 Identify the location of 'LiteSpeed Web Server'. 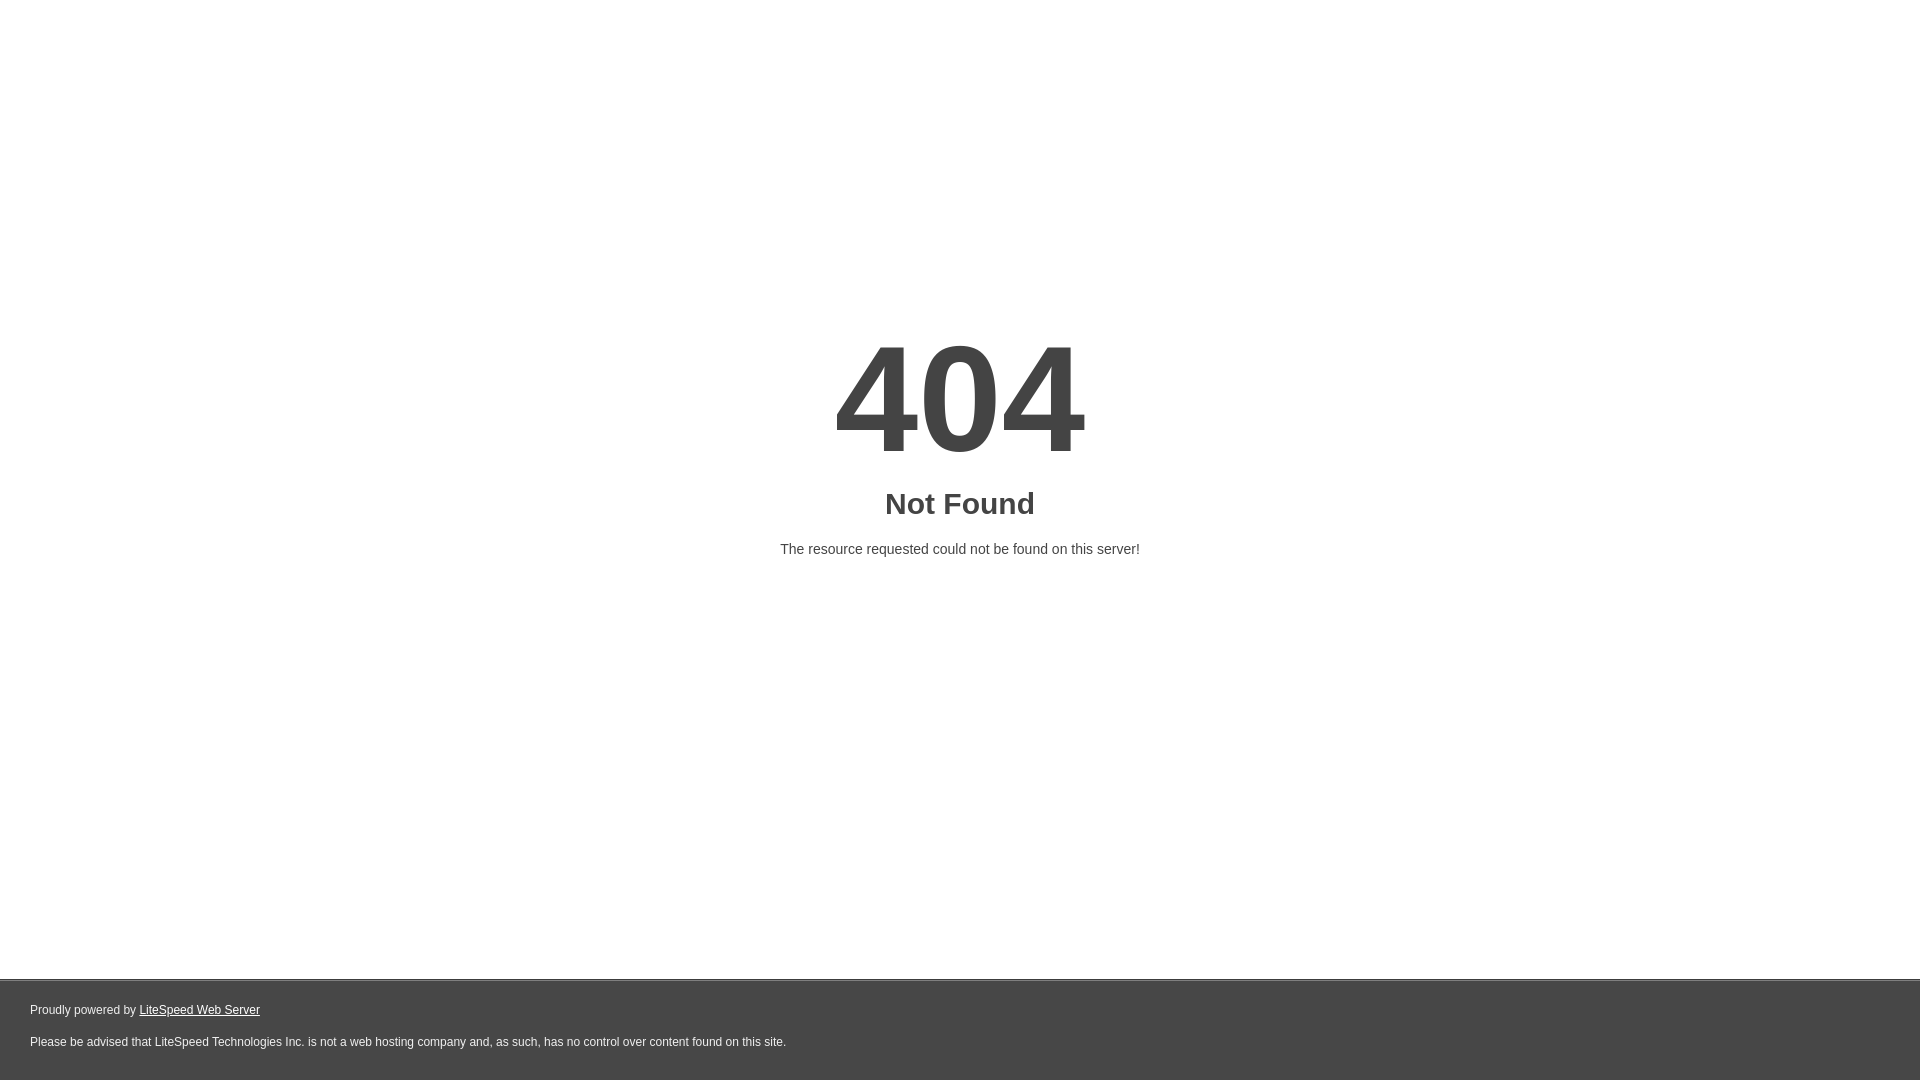
(199, 1010).